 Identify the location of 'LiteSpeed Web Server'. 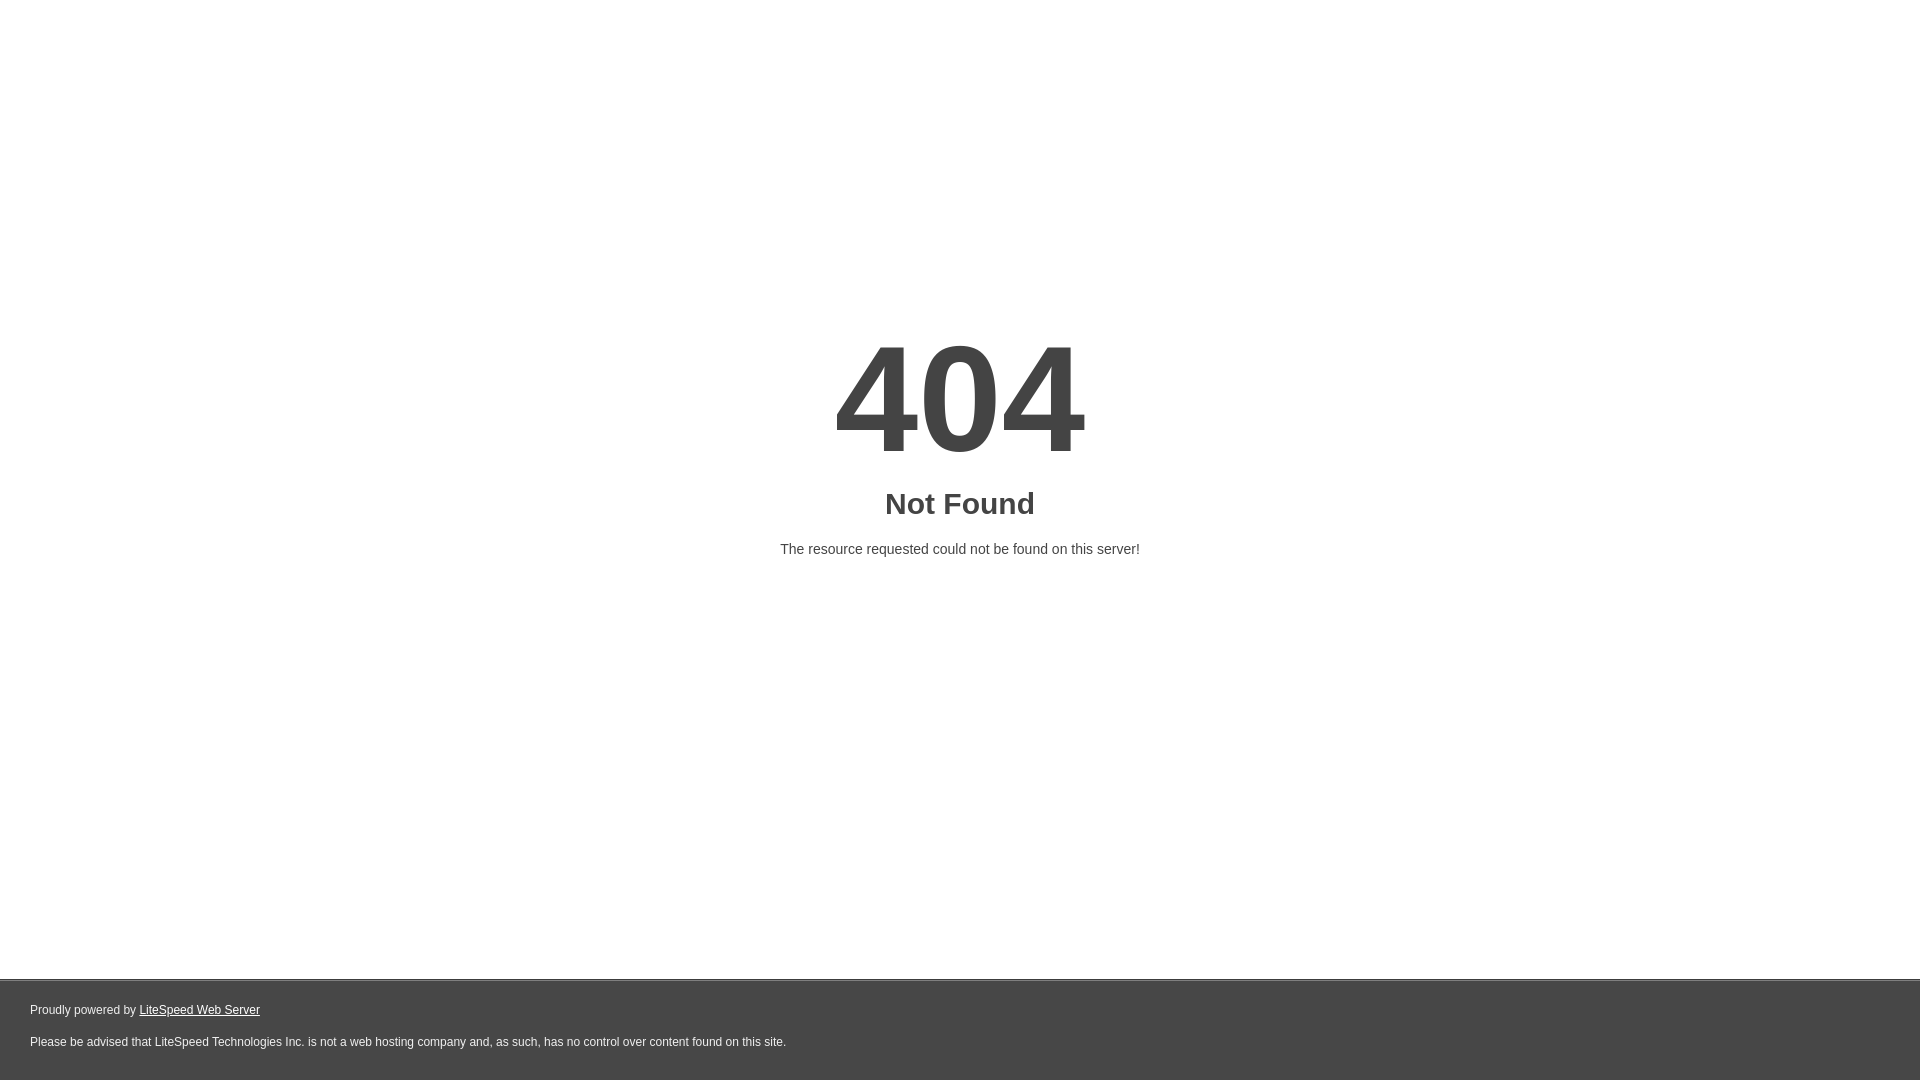
(199, 1010).